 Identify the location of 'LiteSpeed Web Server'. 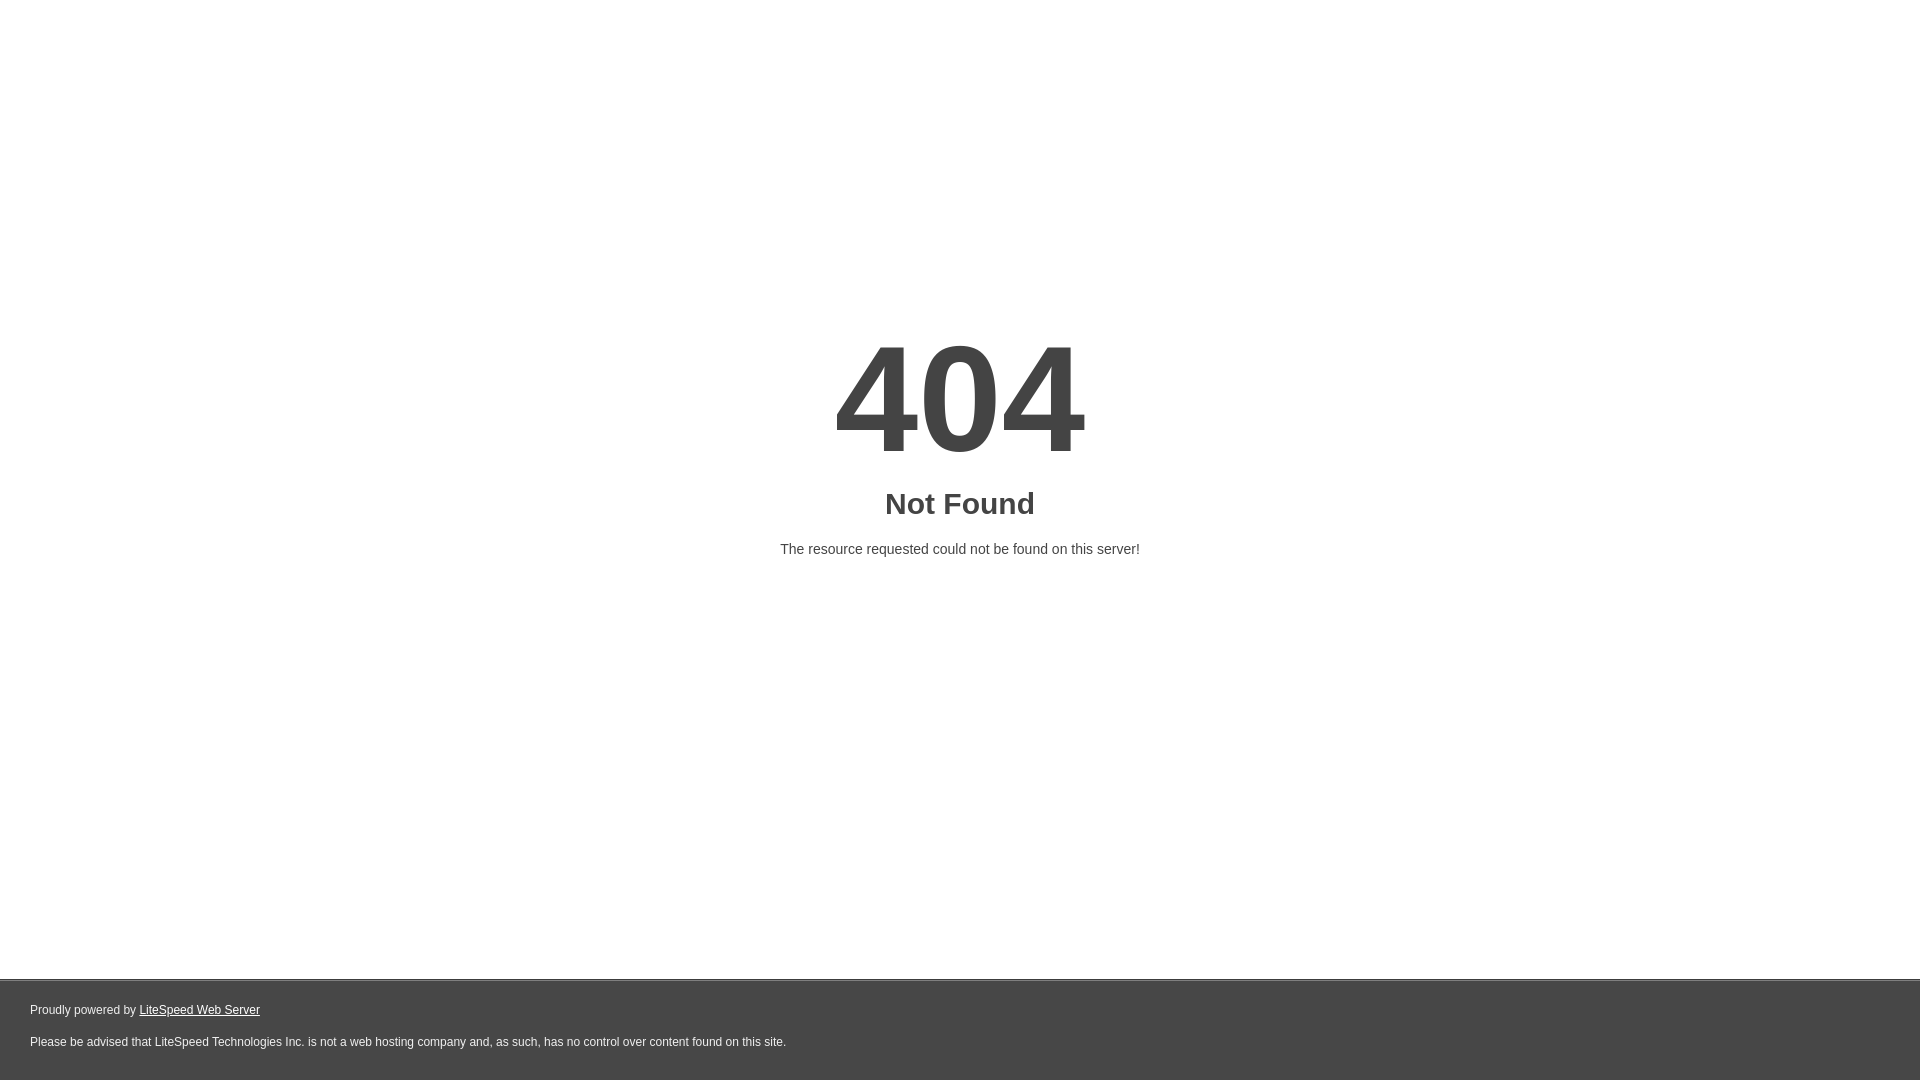
(199, 1010).